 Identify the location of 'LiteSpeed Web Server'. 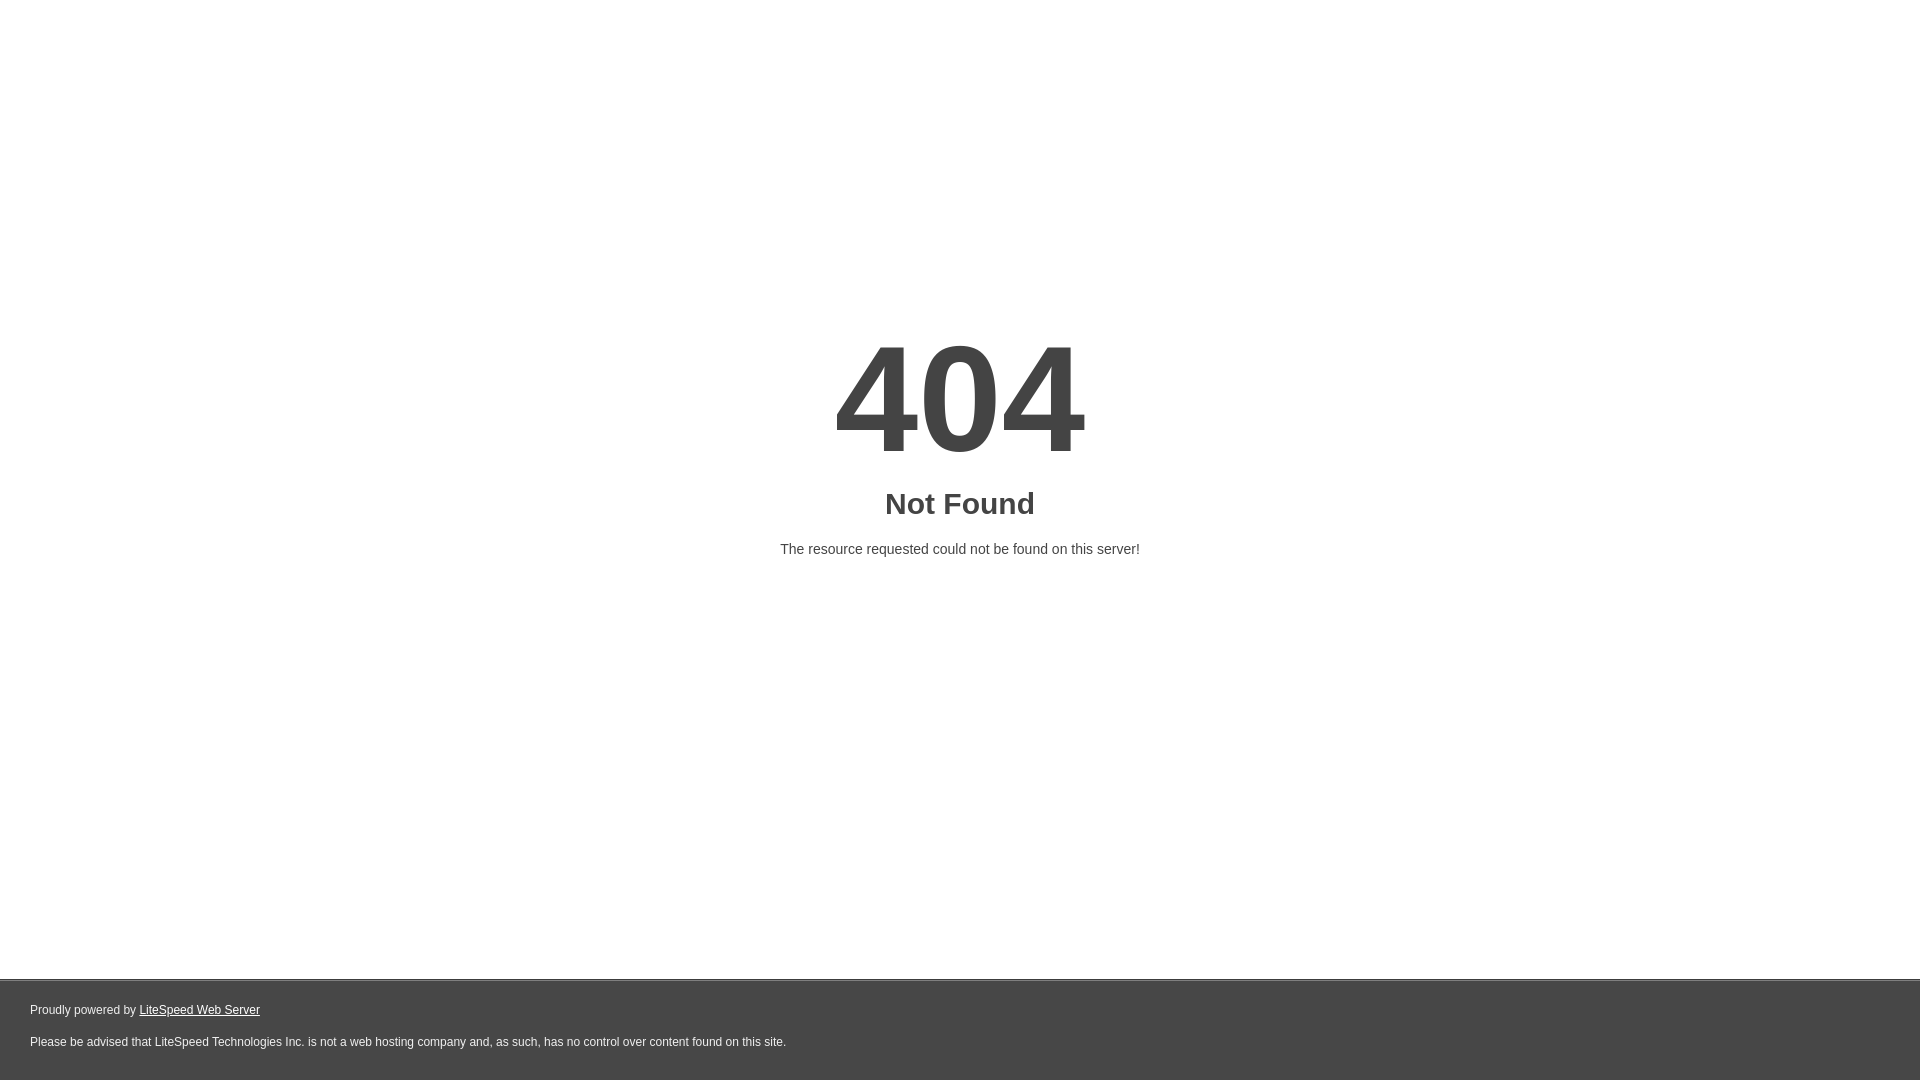
(199, 1010).